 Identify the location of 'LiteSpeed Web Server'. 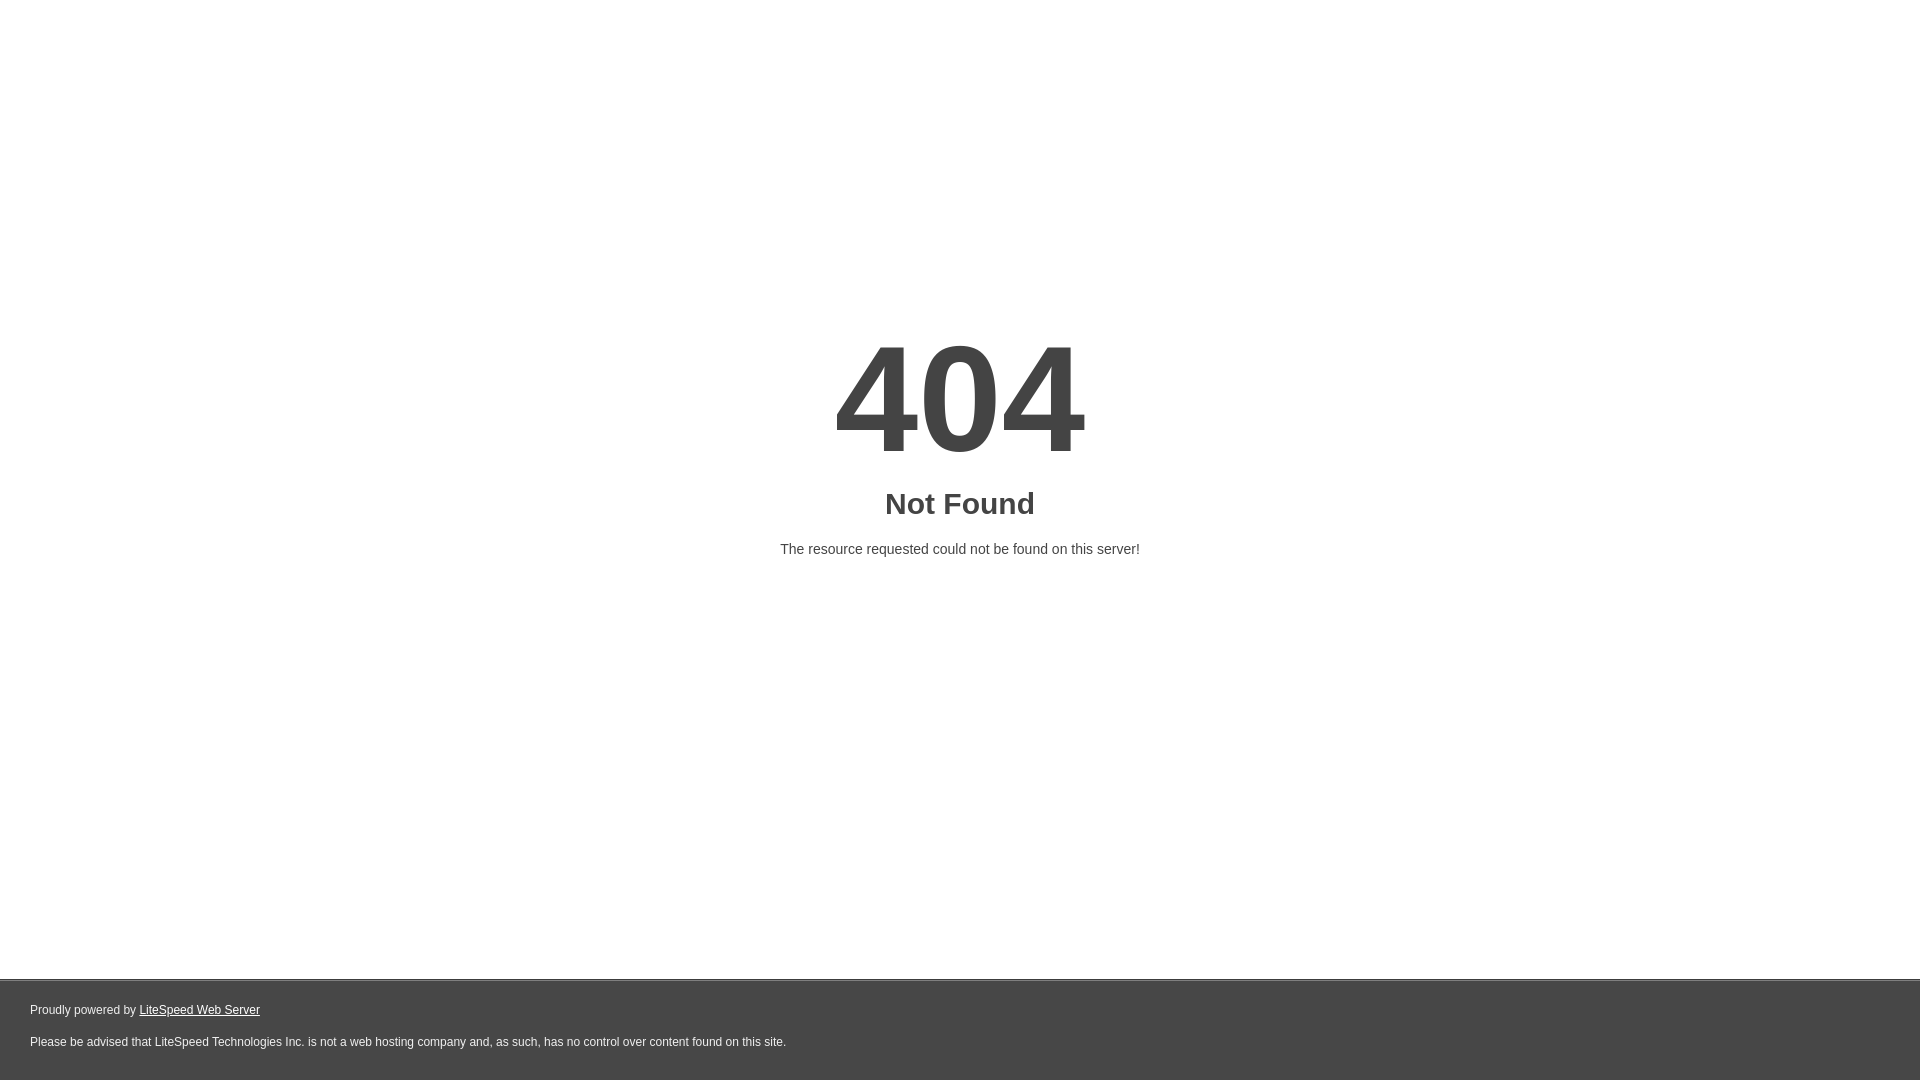
(199, 1010).